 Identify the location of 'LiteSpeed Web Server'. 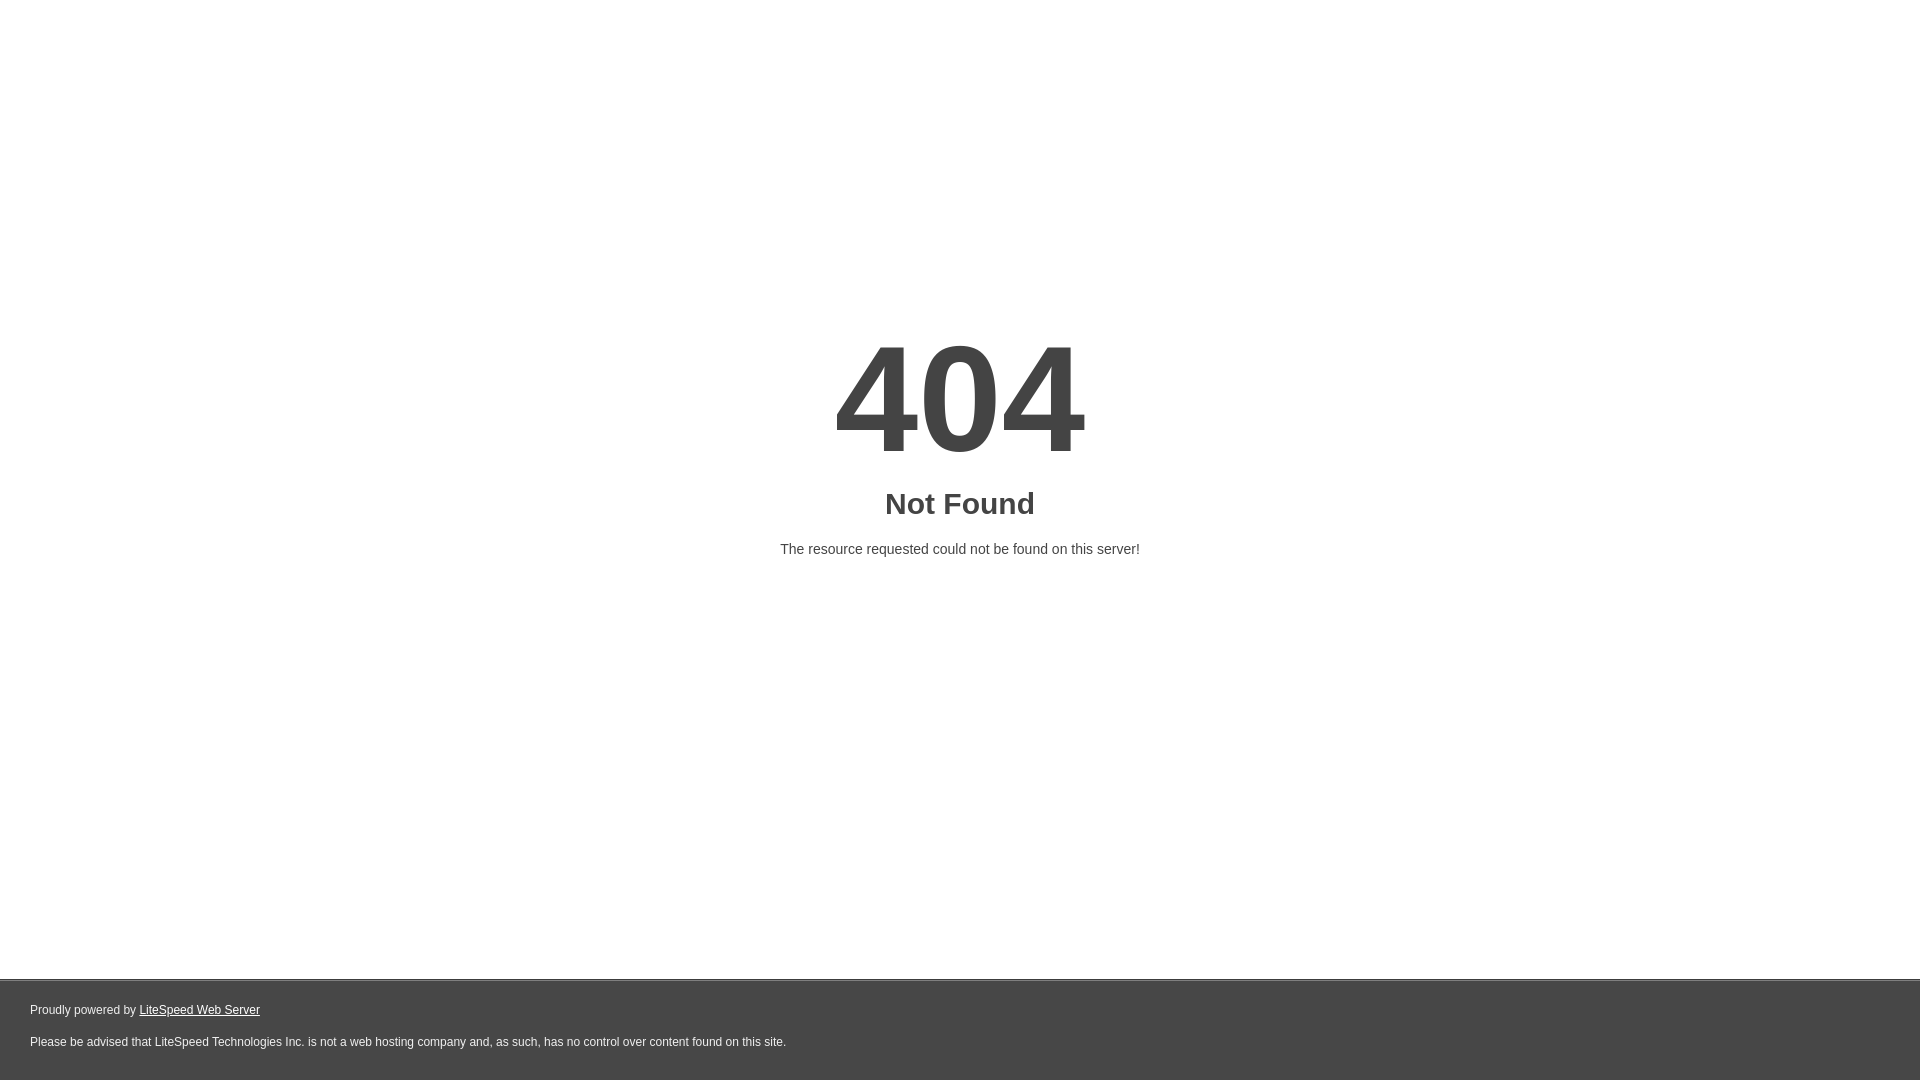
(199, 1010).